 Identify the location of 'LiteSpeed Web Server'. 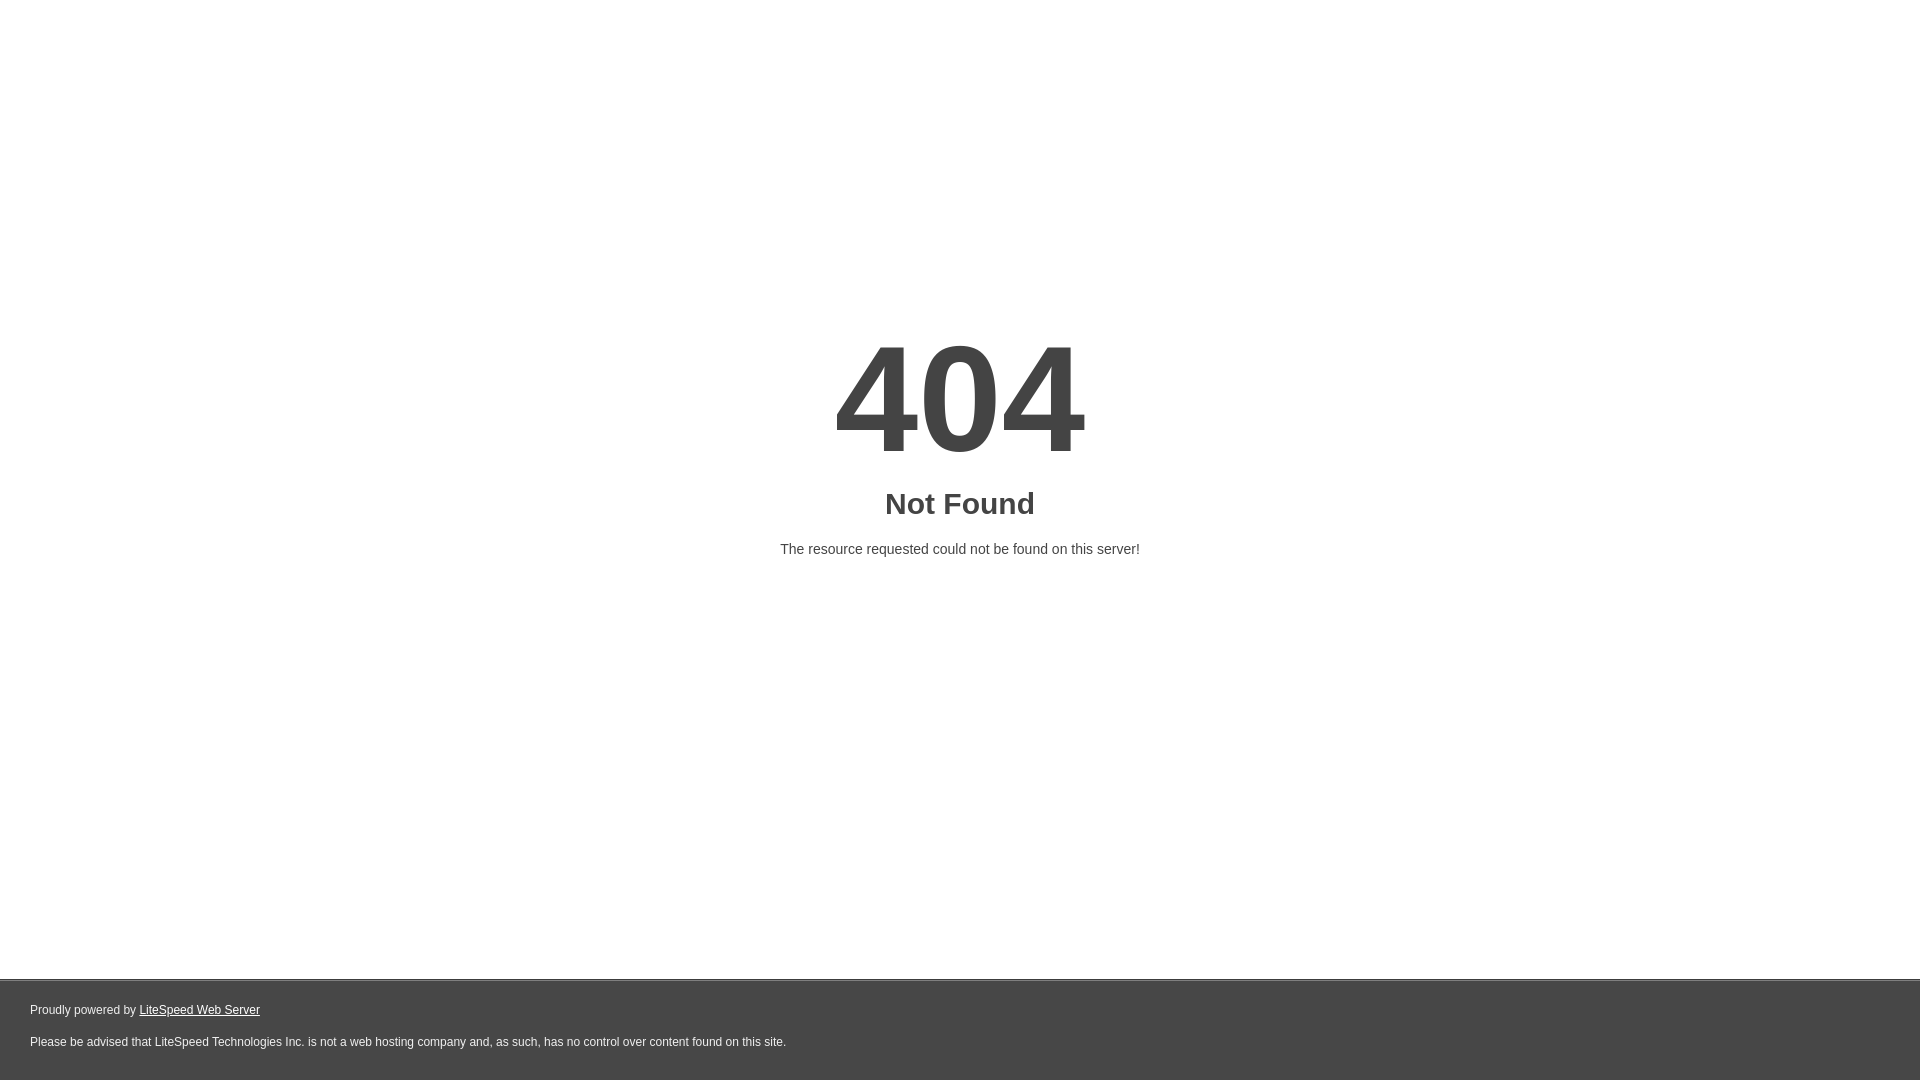
(199, 1010).